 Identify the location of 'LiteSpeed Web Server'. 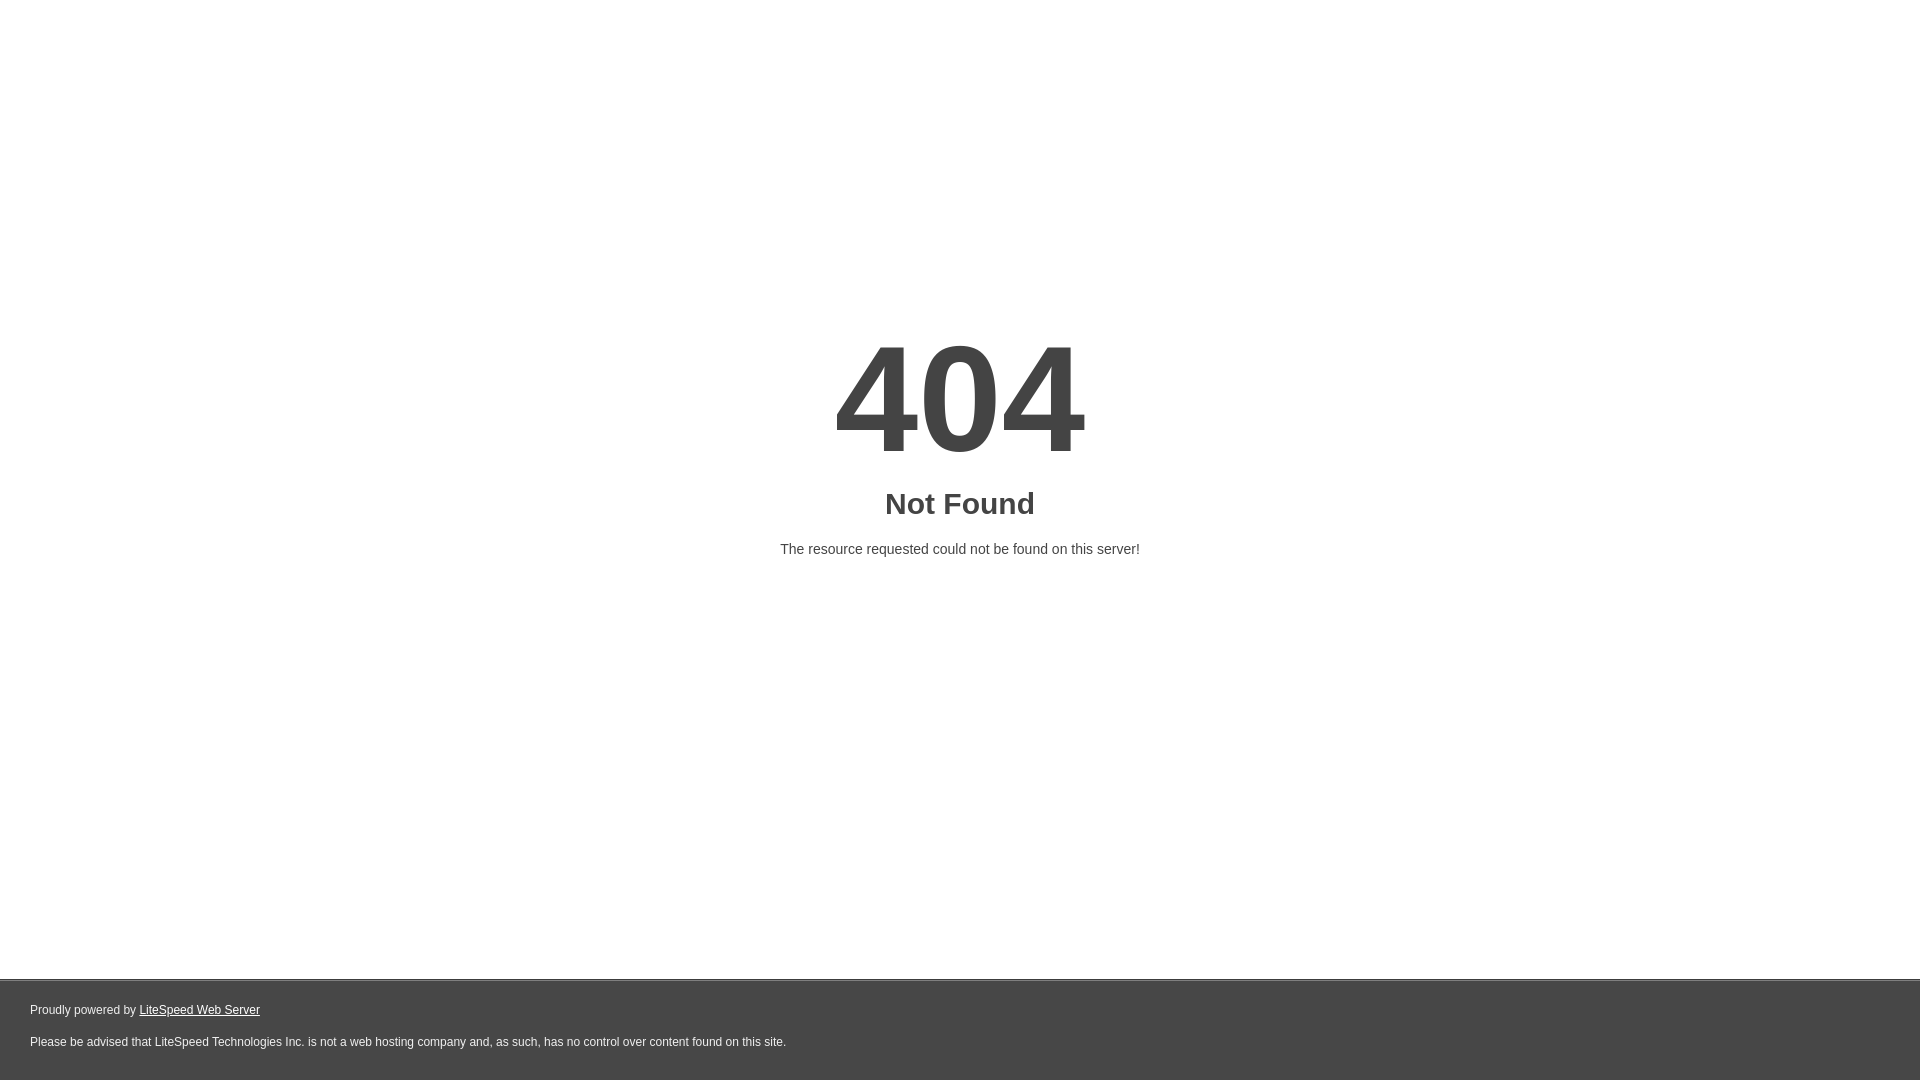
(199, 1010).